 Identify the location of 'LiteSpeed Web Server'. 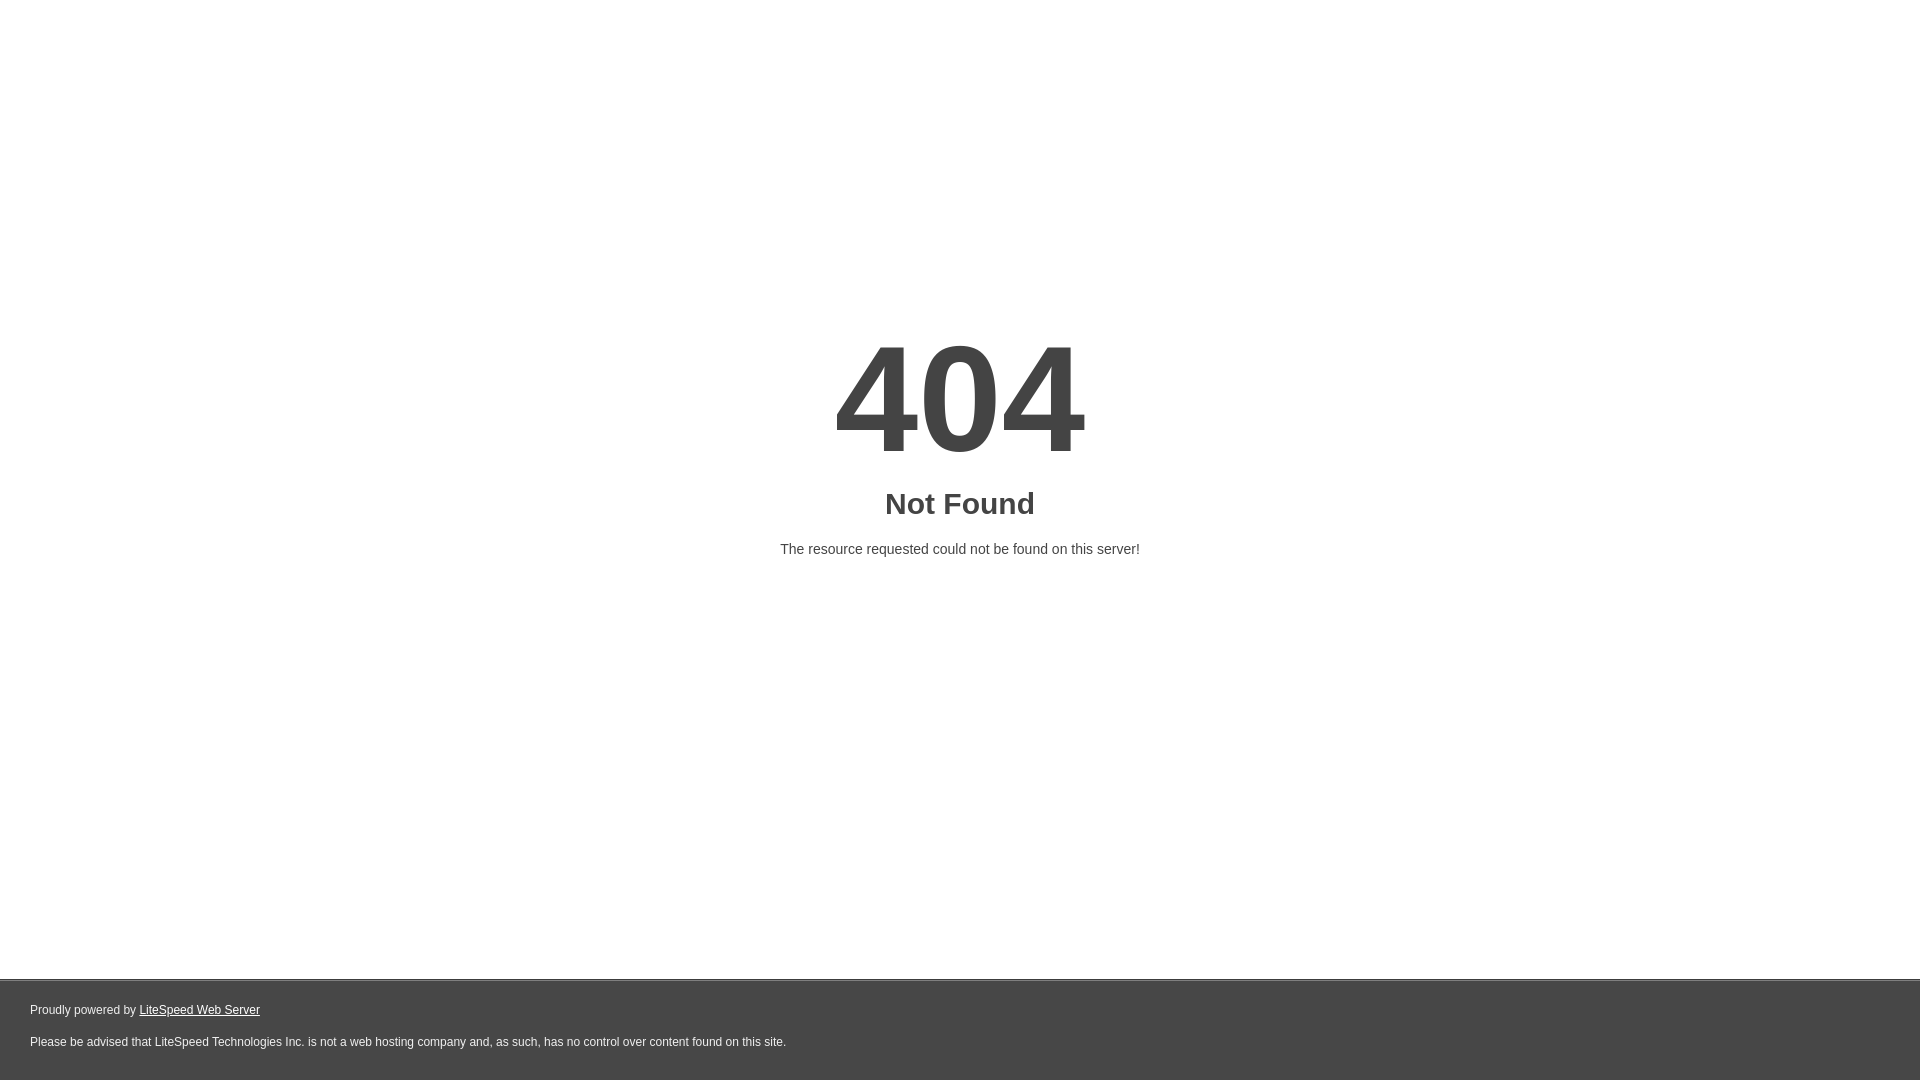
(199, 1010).